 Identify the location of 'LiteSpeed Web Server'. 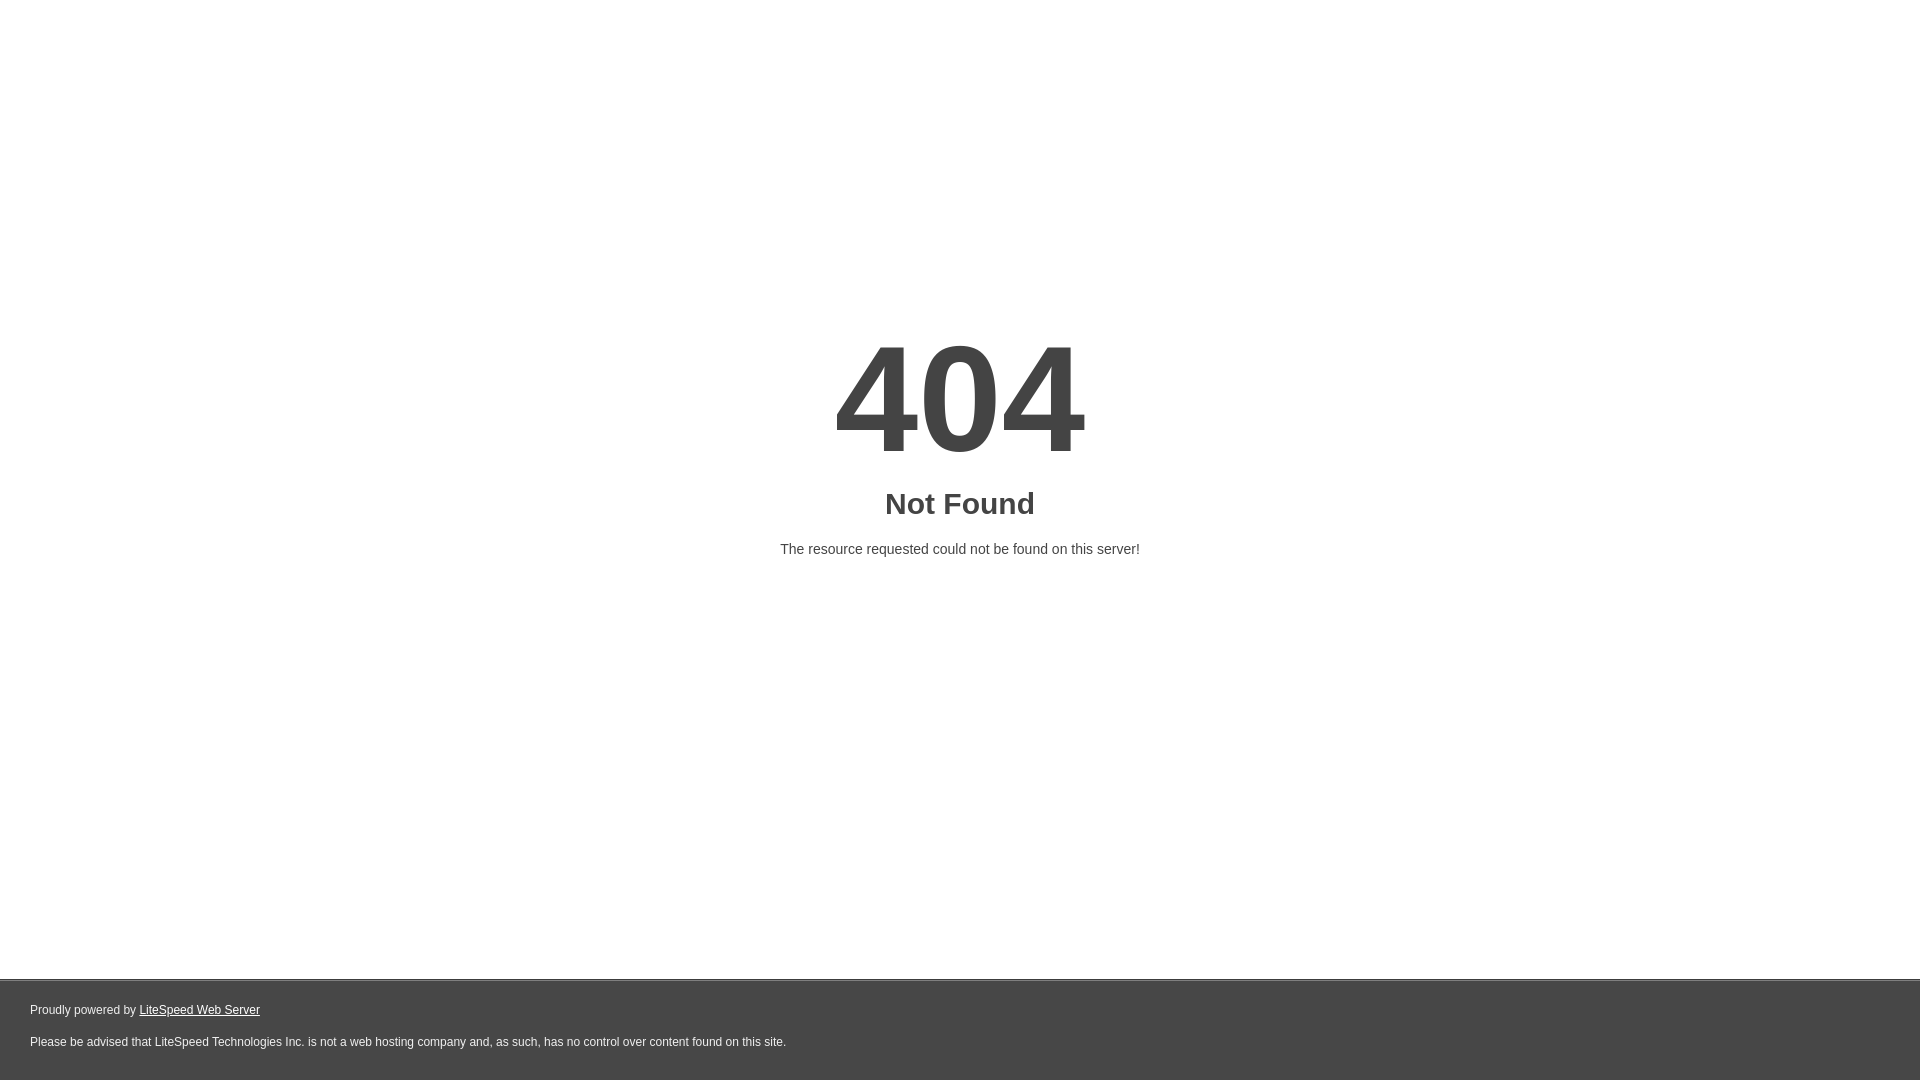
(199, 1010).